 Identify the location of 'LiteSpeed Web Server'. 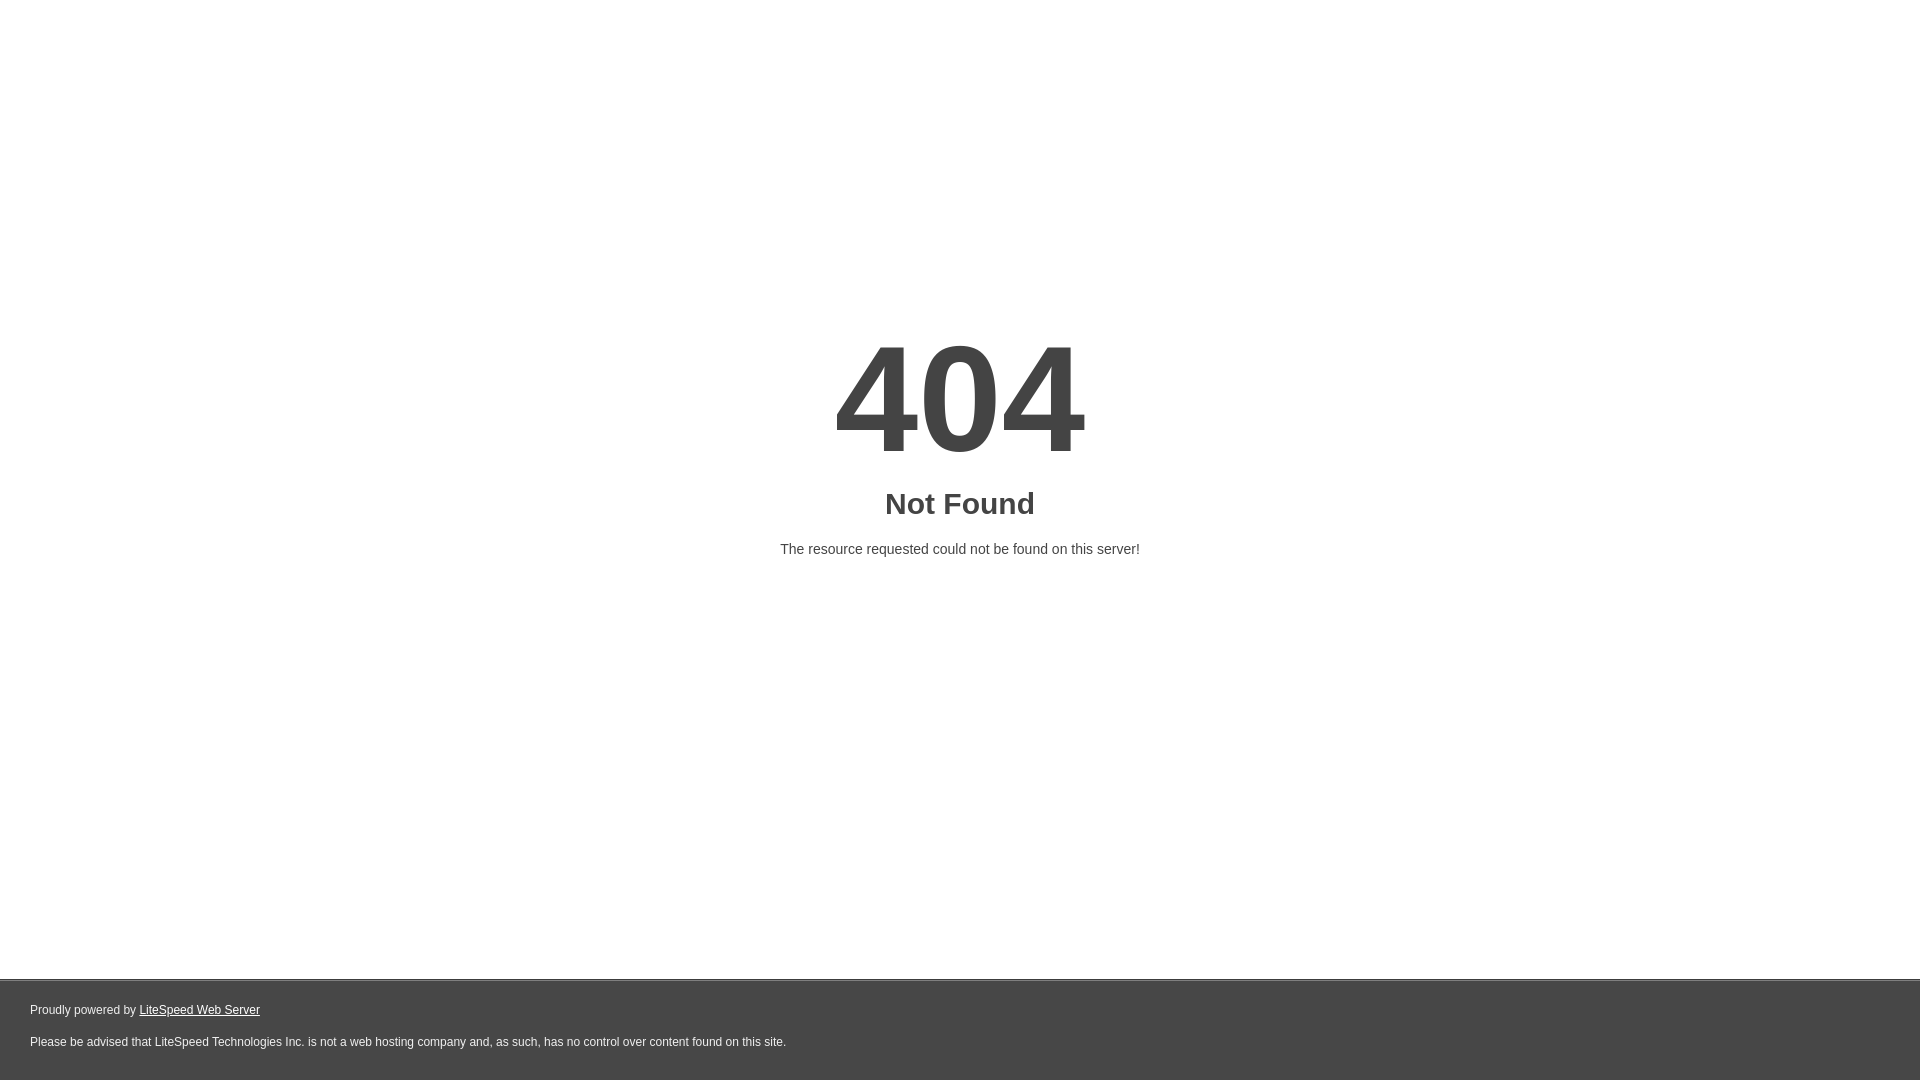
(199, 1010).